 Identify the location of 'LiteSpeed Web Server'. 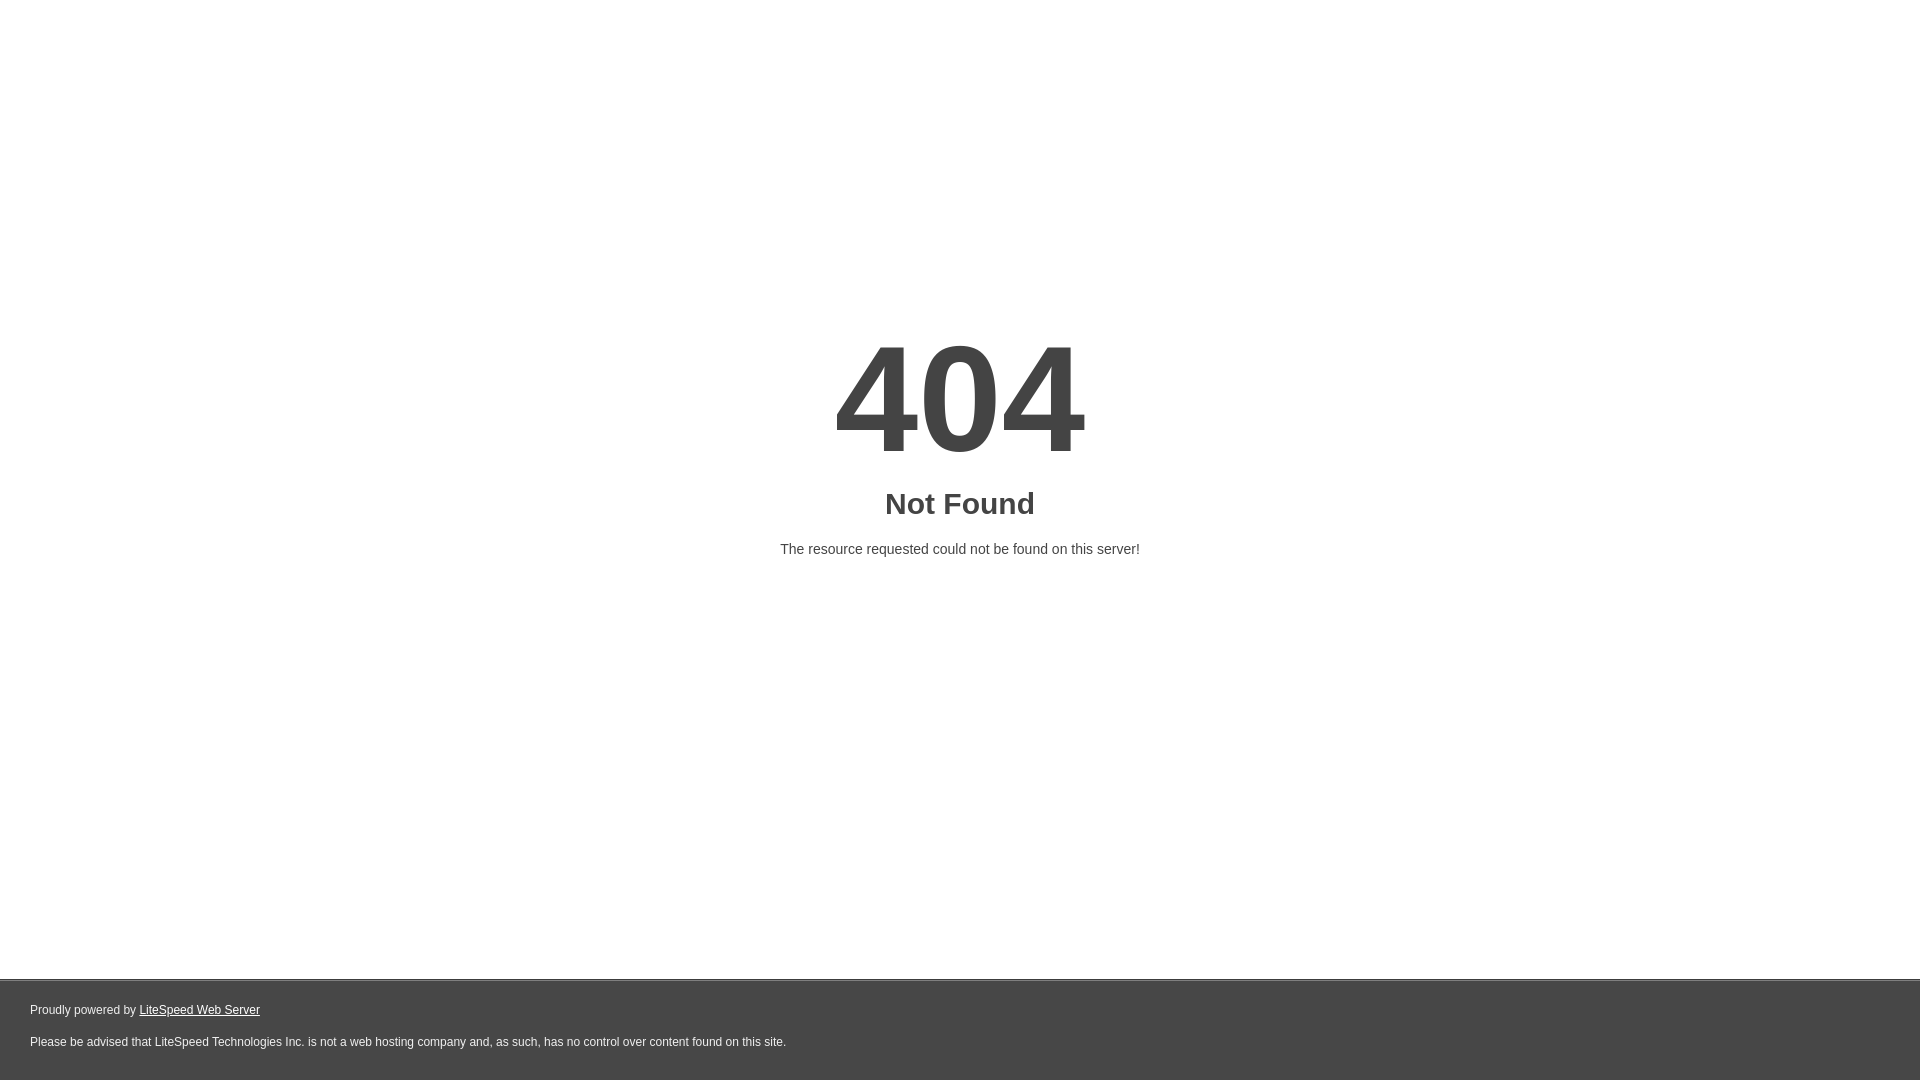
(199, 1010).